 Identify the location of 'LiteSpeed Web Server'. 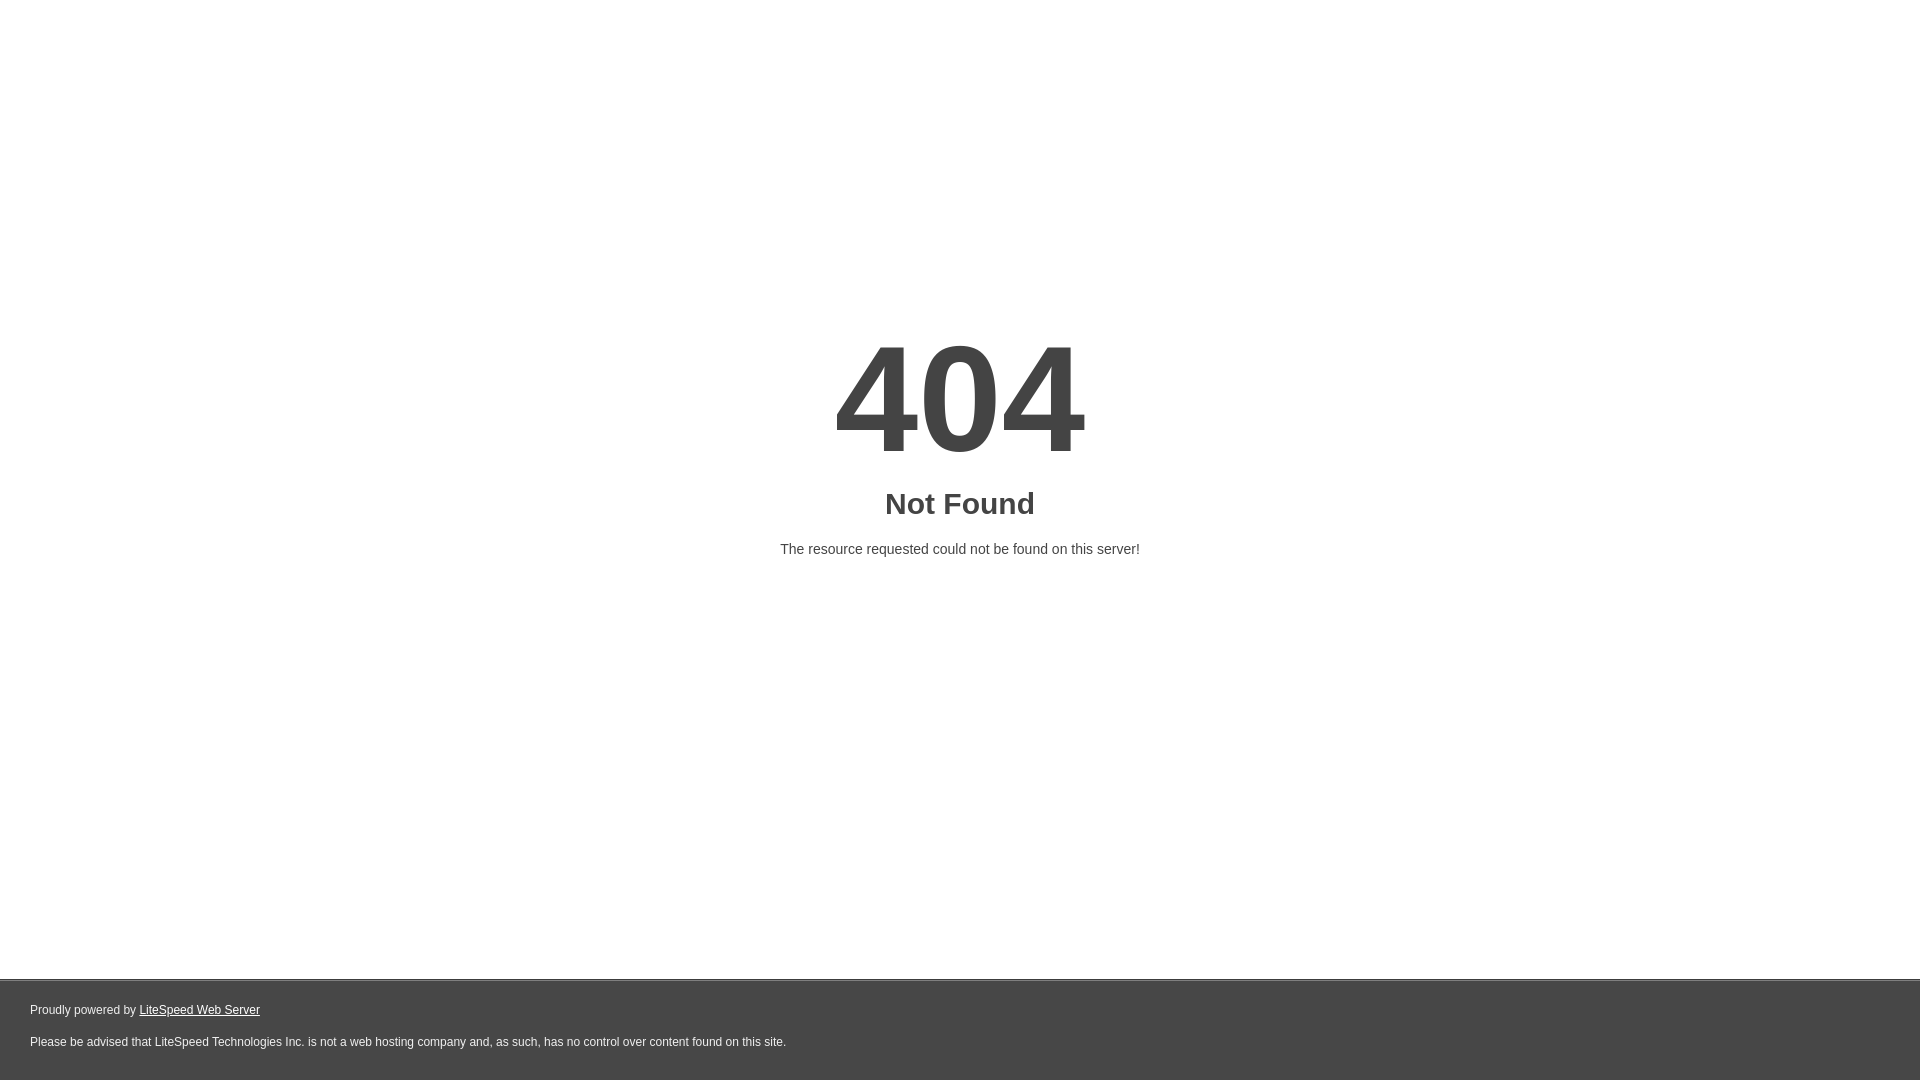
(199, 1010).